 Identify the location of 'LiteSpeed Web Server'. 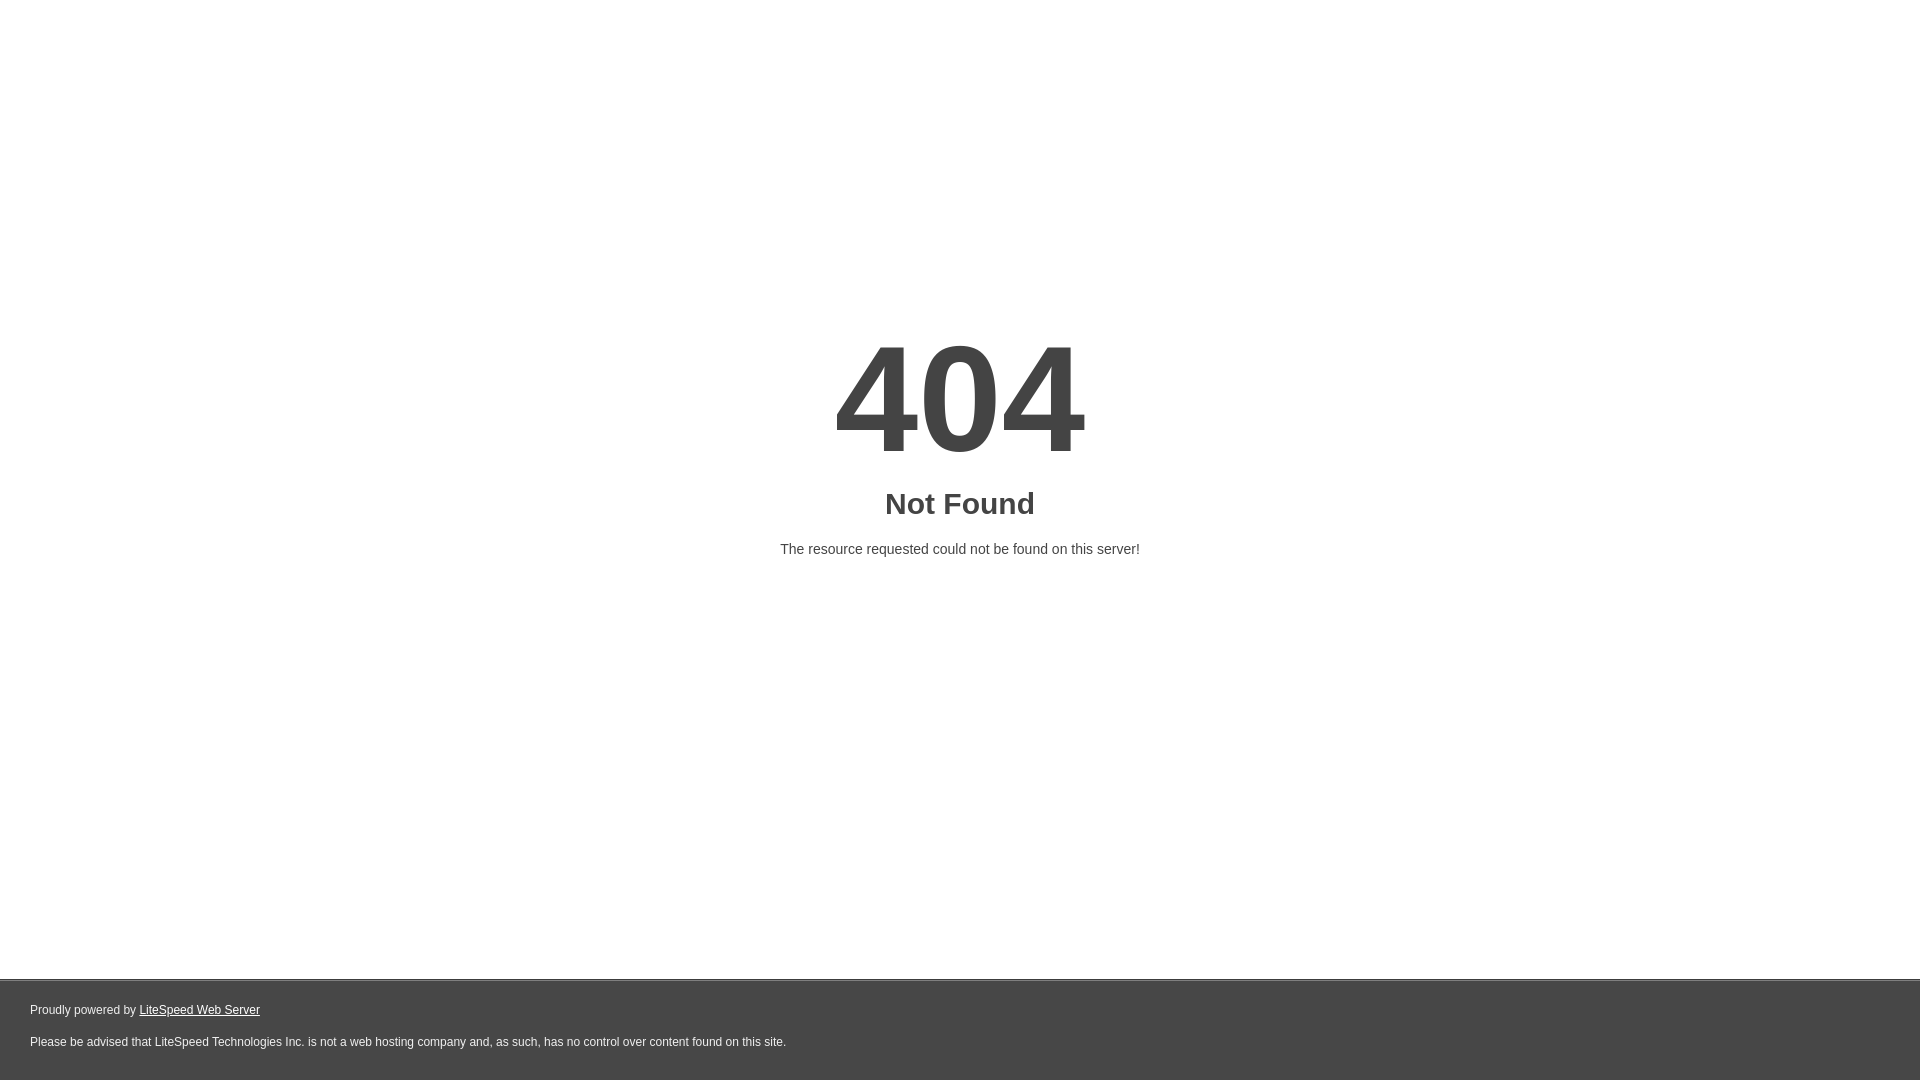
(199, 1010).